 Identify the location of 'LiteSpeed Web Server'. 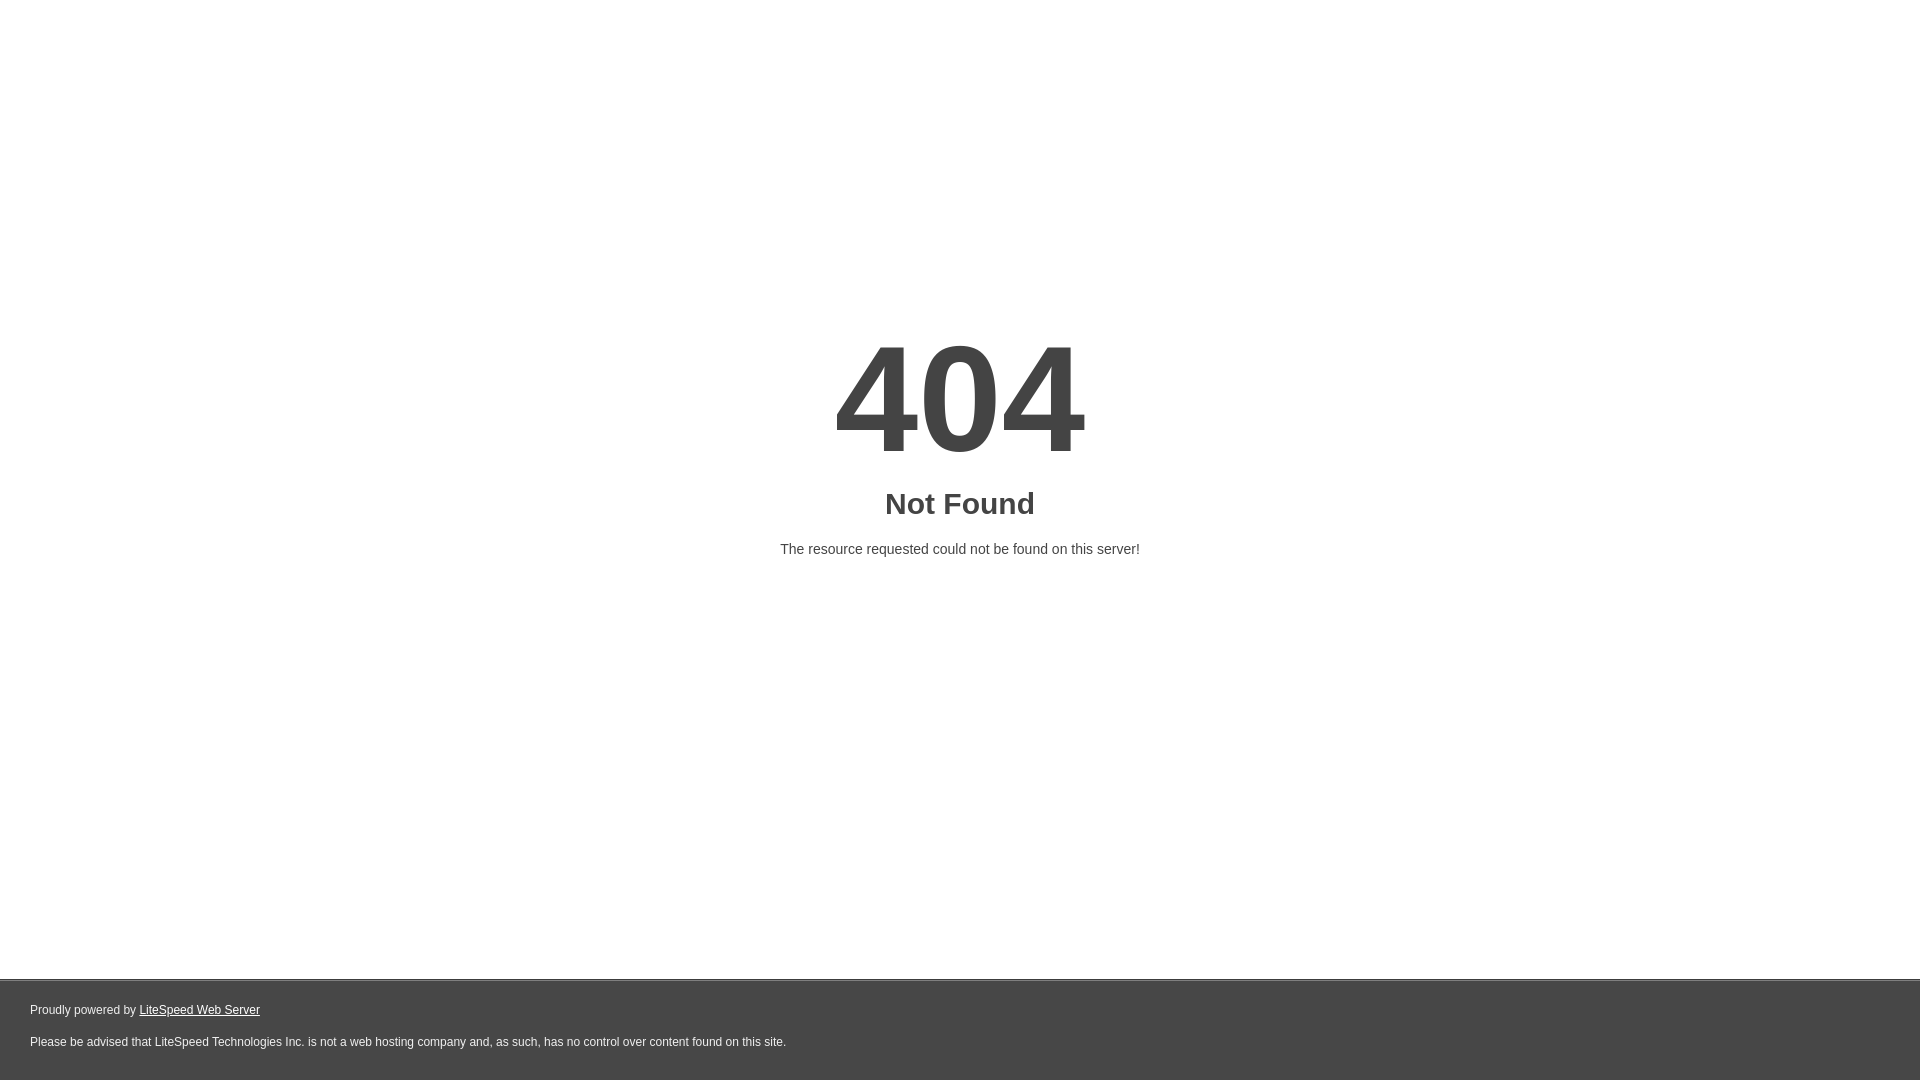
(199, 1010).